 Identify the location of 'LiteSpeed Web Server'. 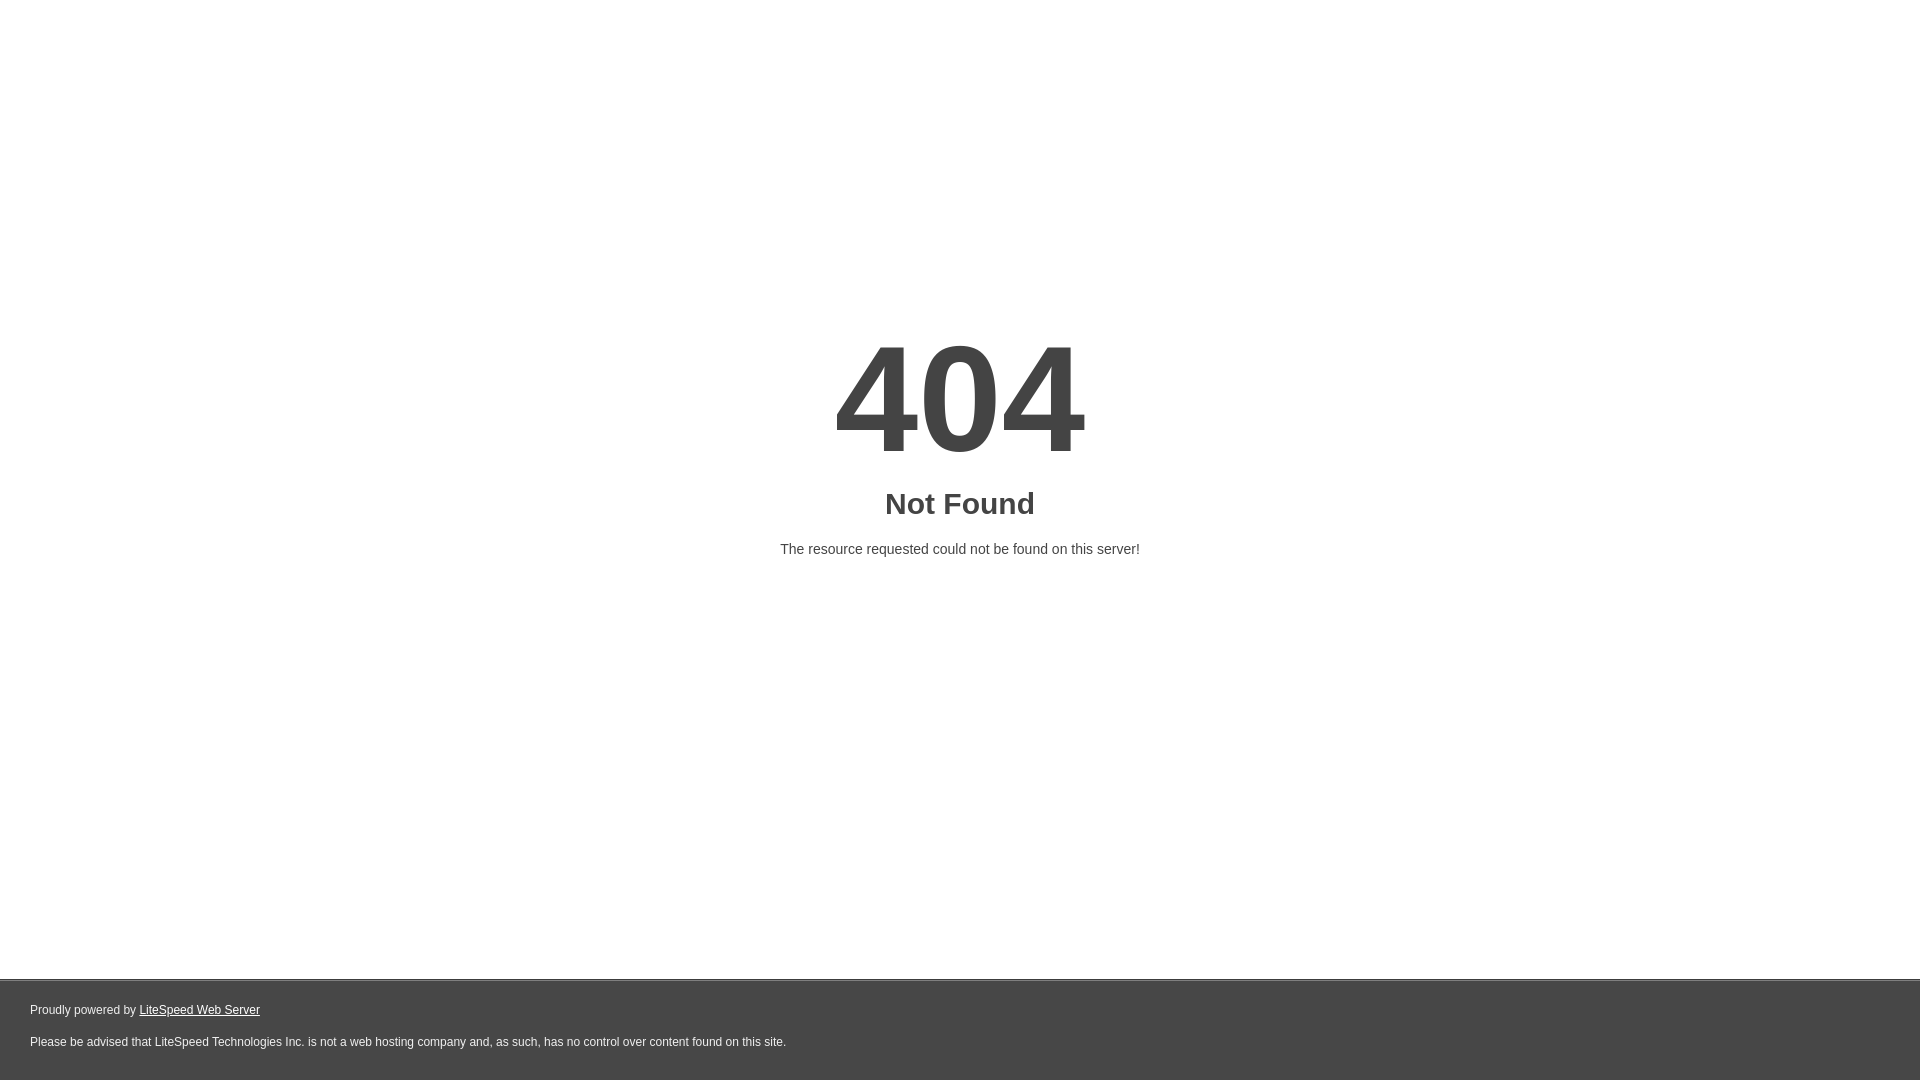
(199, 1010).